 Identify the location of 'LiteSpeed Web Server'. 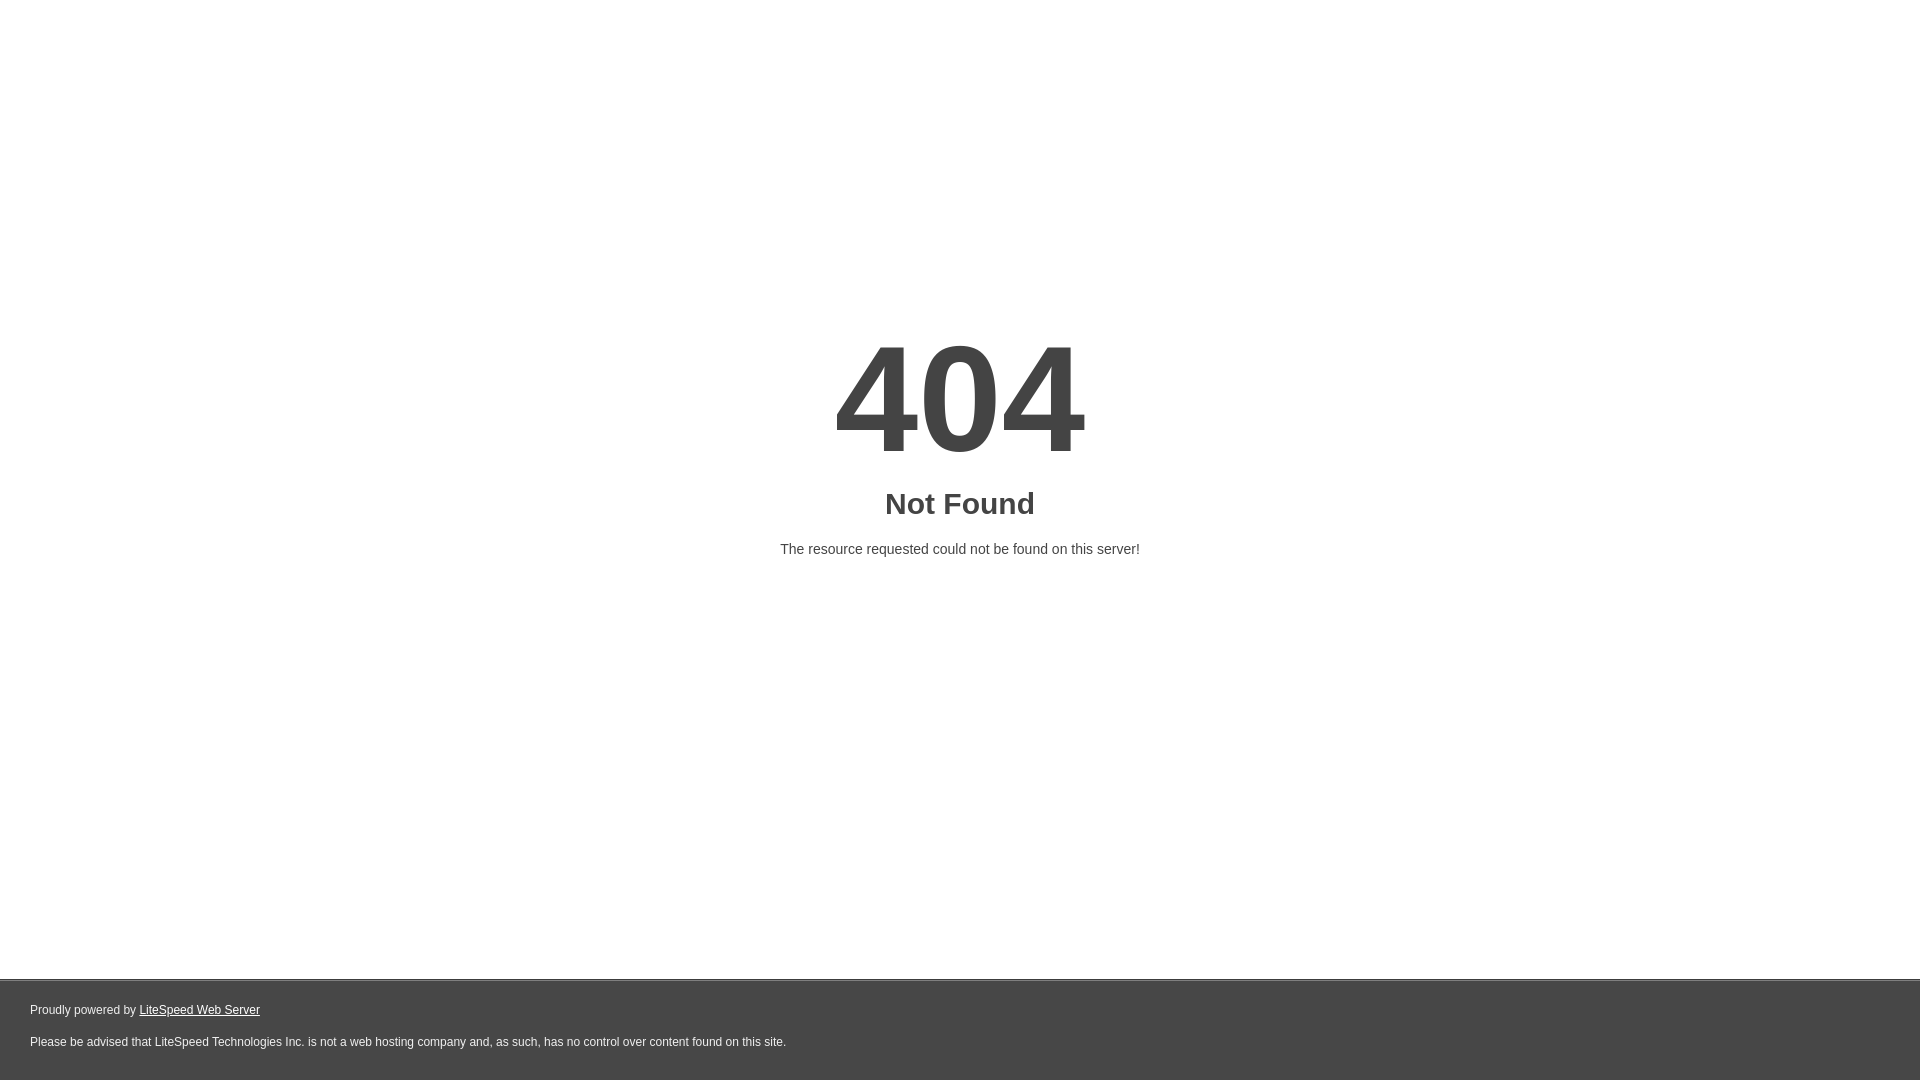
(199, 1010).